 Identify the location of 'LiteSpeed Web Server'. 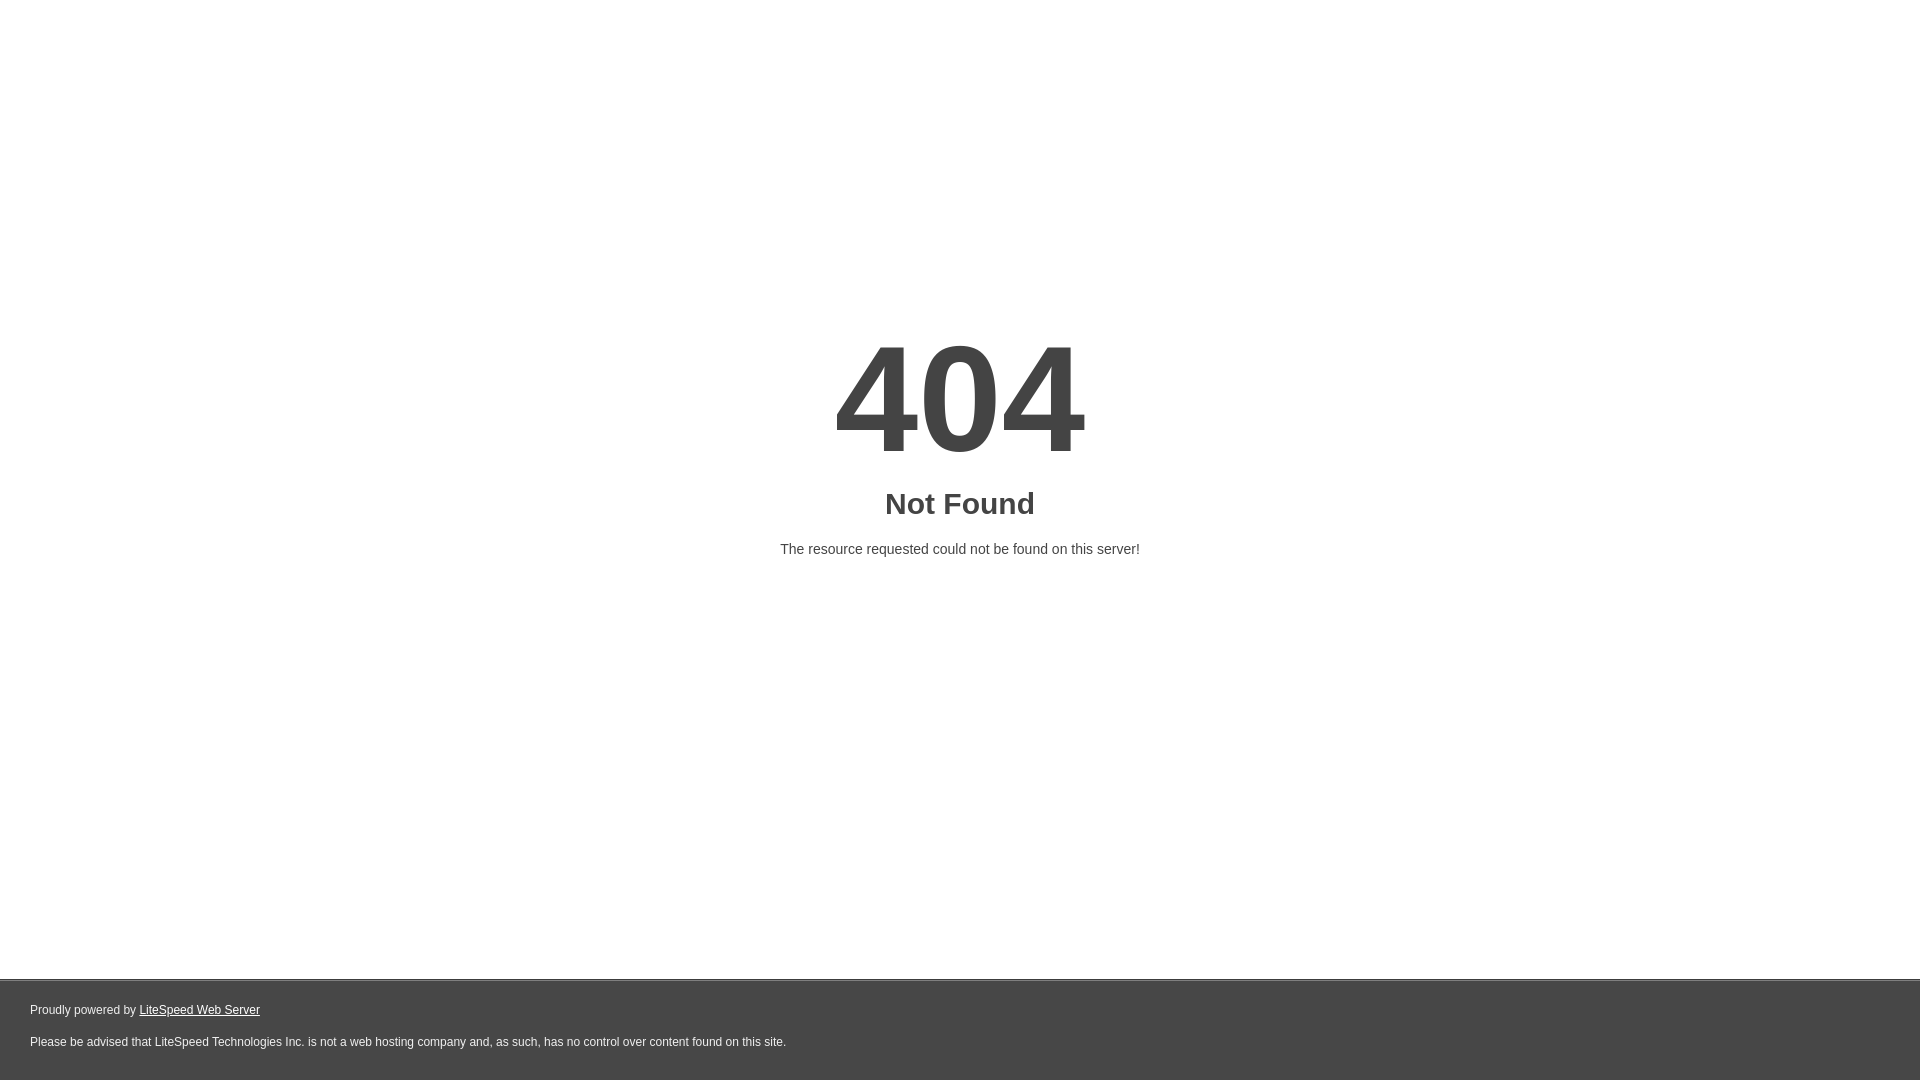
(199, 1010).